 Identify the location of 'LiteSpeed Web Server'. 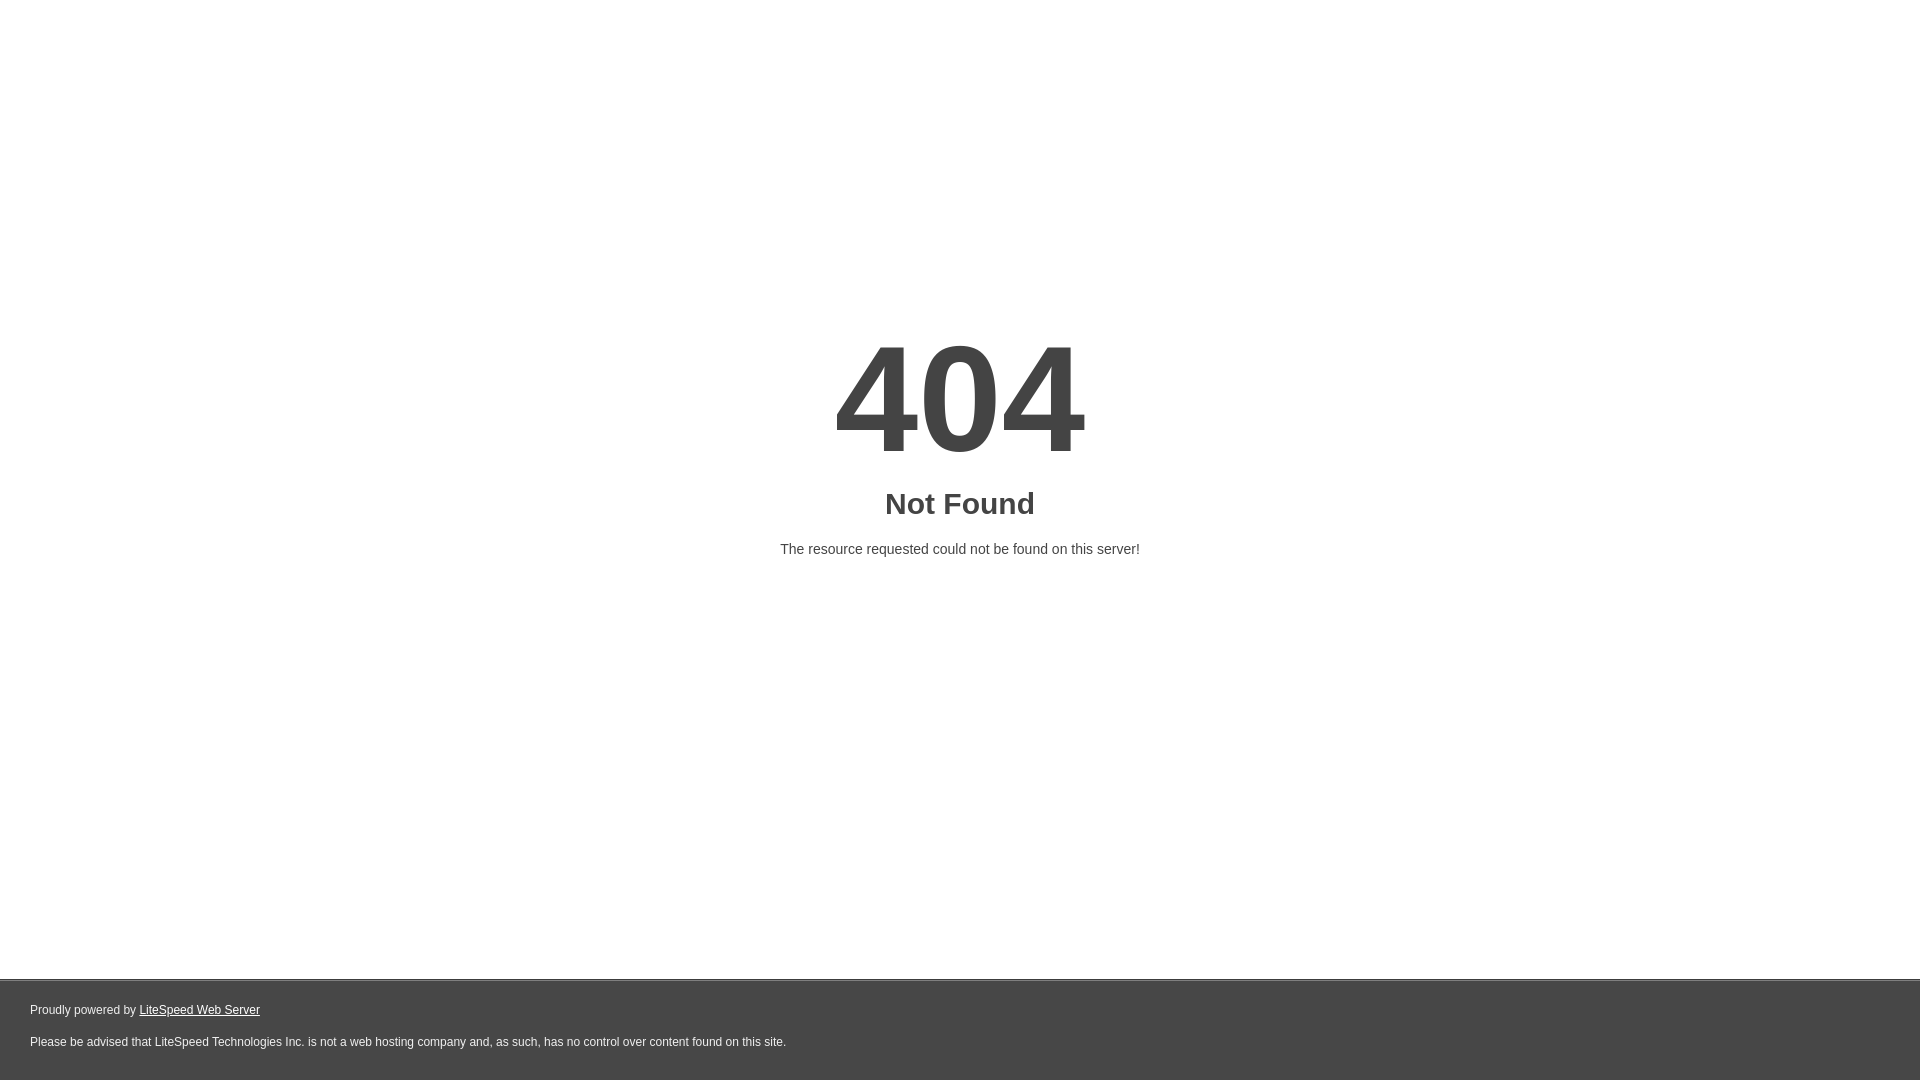
(199, 1010).